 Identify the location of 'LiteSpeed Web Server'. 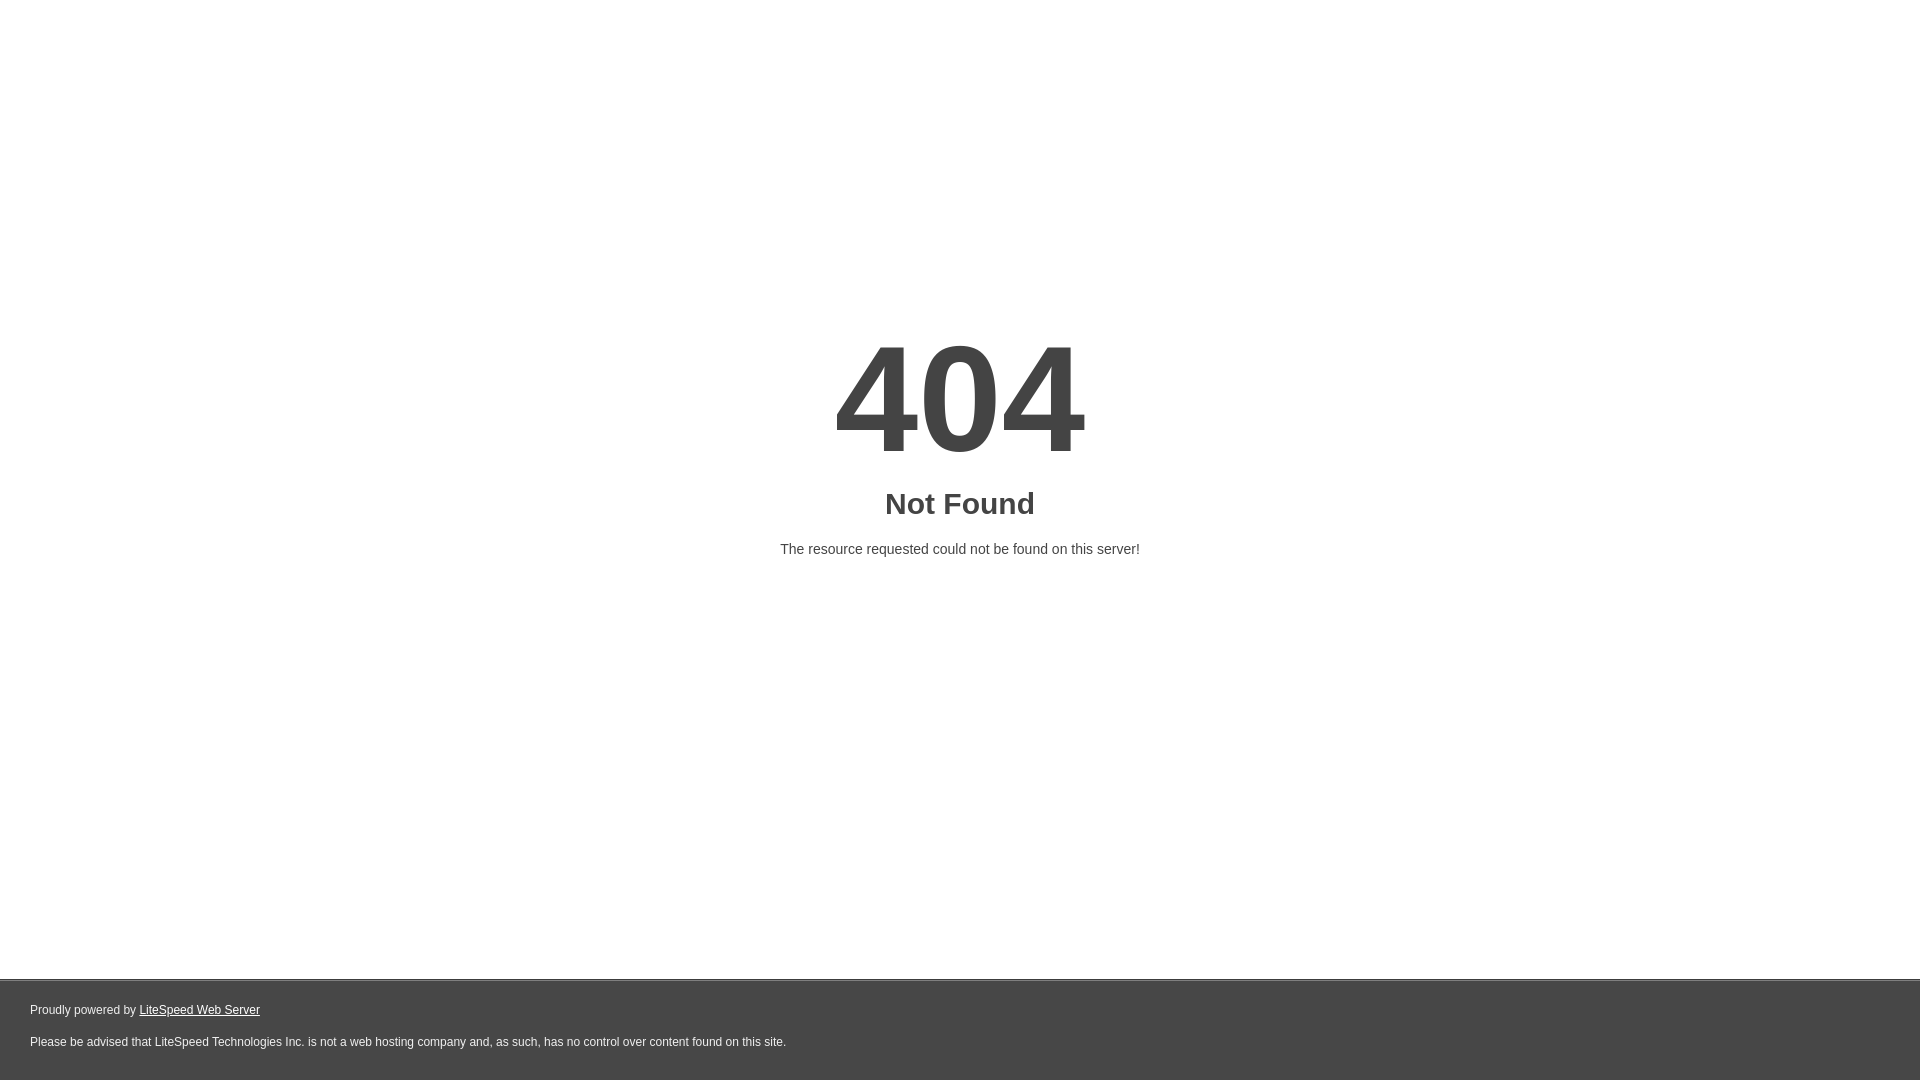
(199, 1010).